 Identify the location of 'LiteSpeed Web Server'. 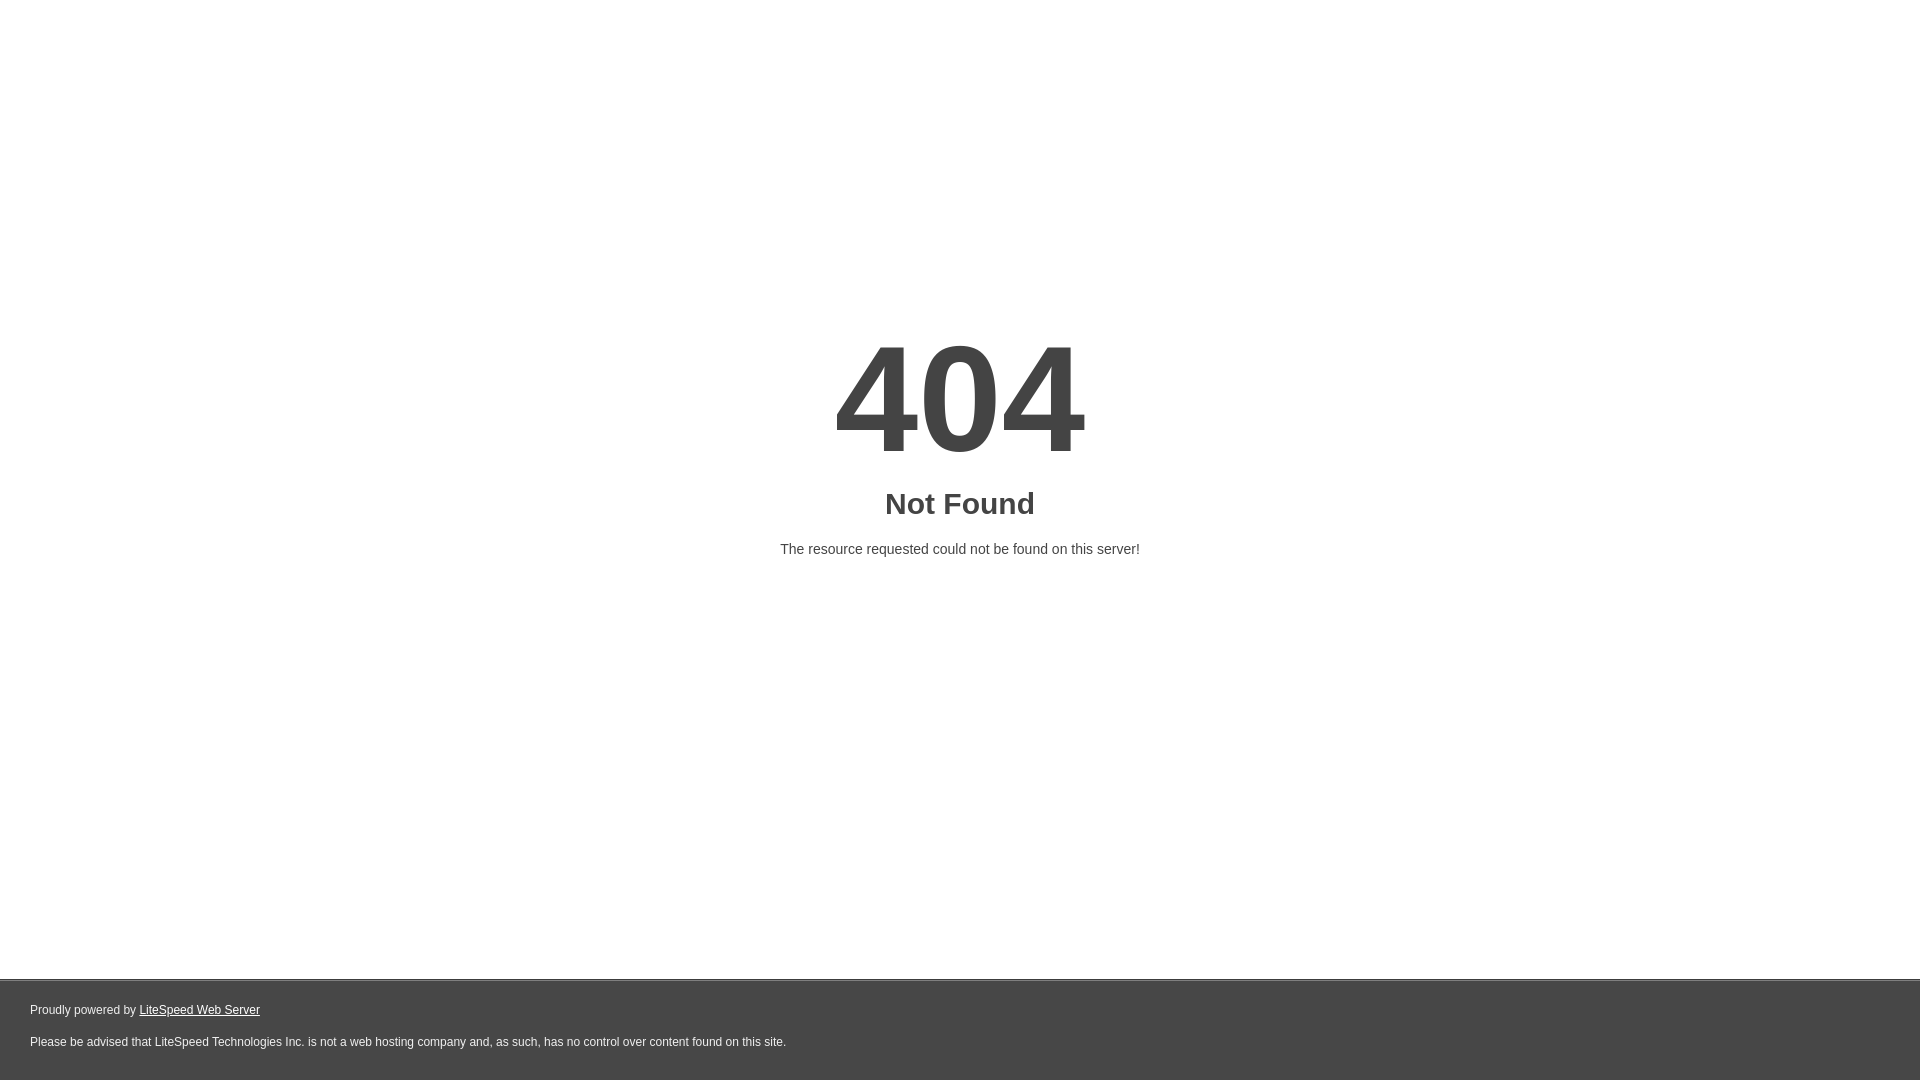
(199, 1010).